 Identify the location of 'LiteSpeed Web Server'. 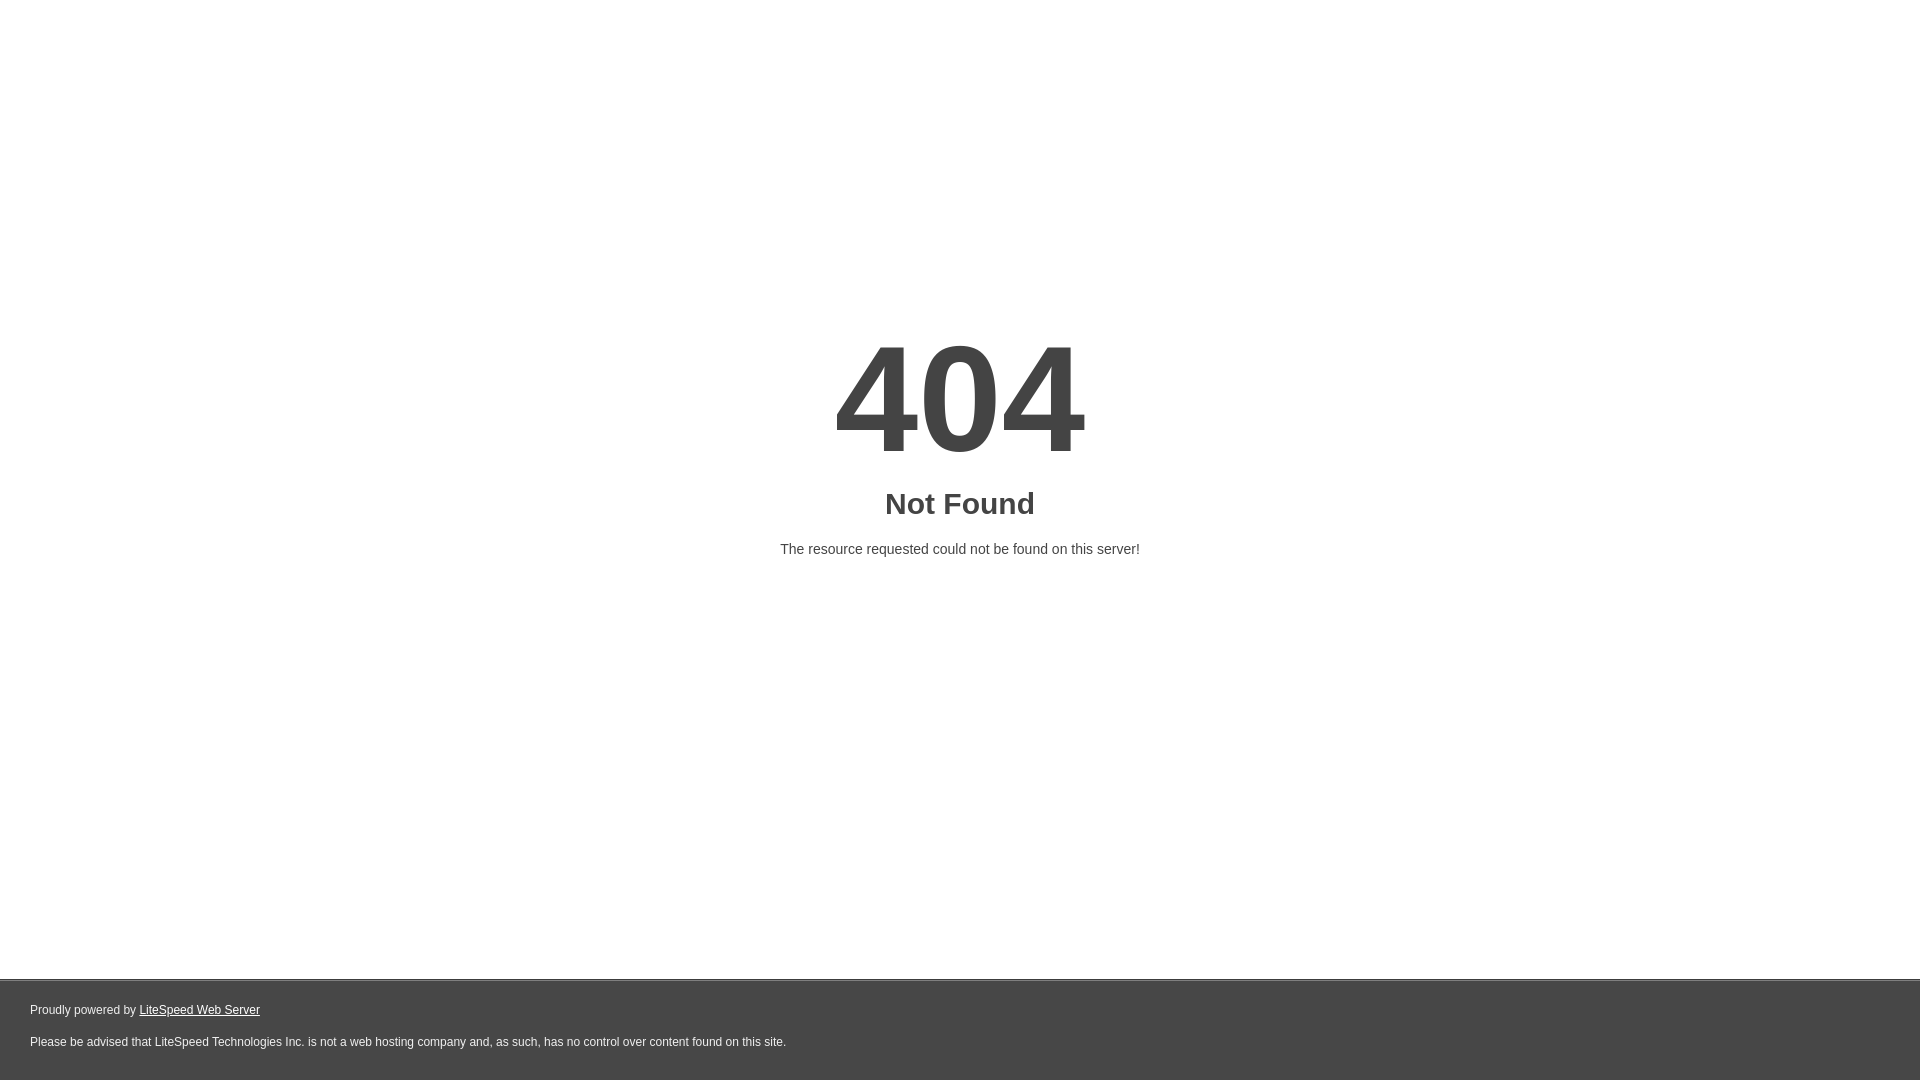
(199, 1010).